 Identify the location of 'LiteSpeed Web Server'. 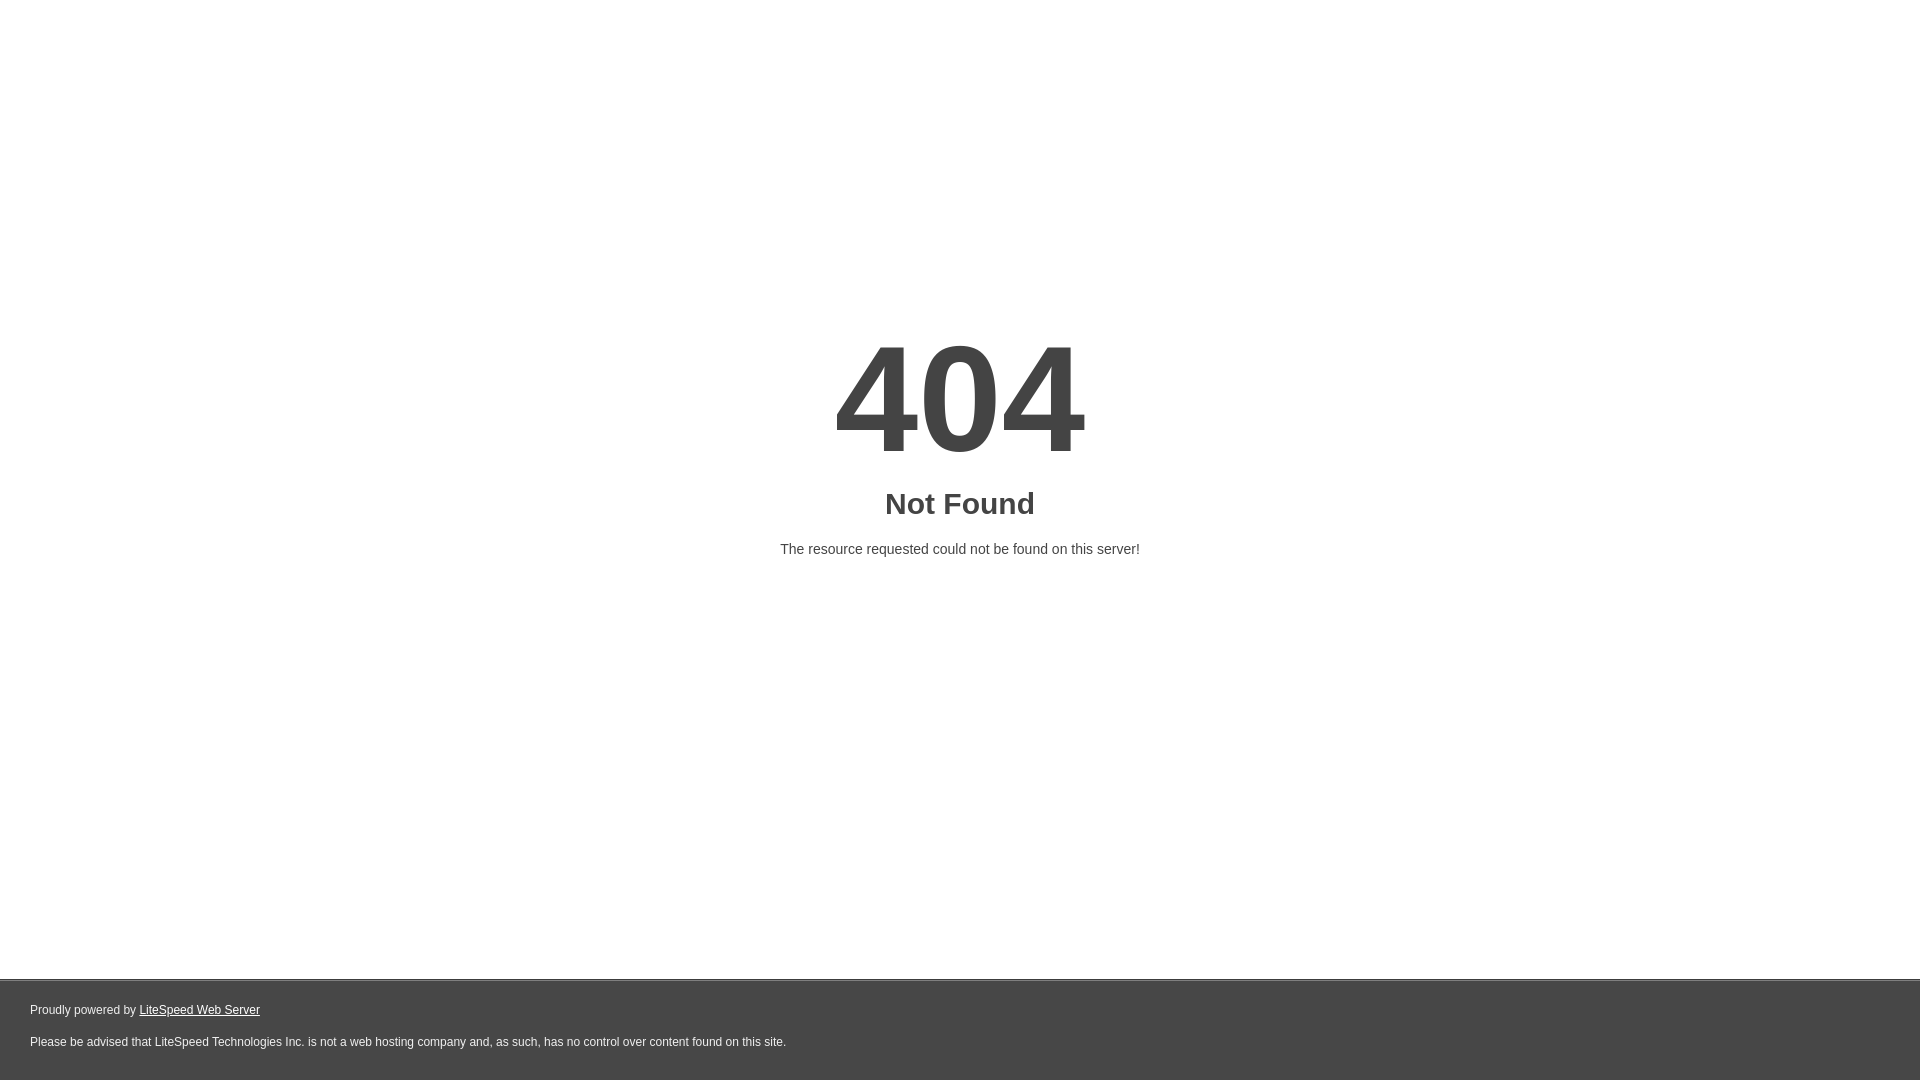
(199, 1010).